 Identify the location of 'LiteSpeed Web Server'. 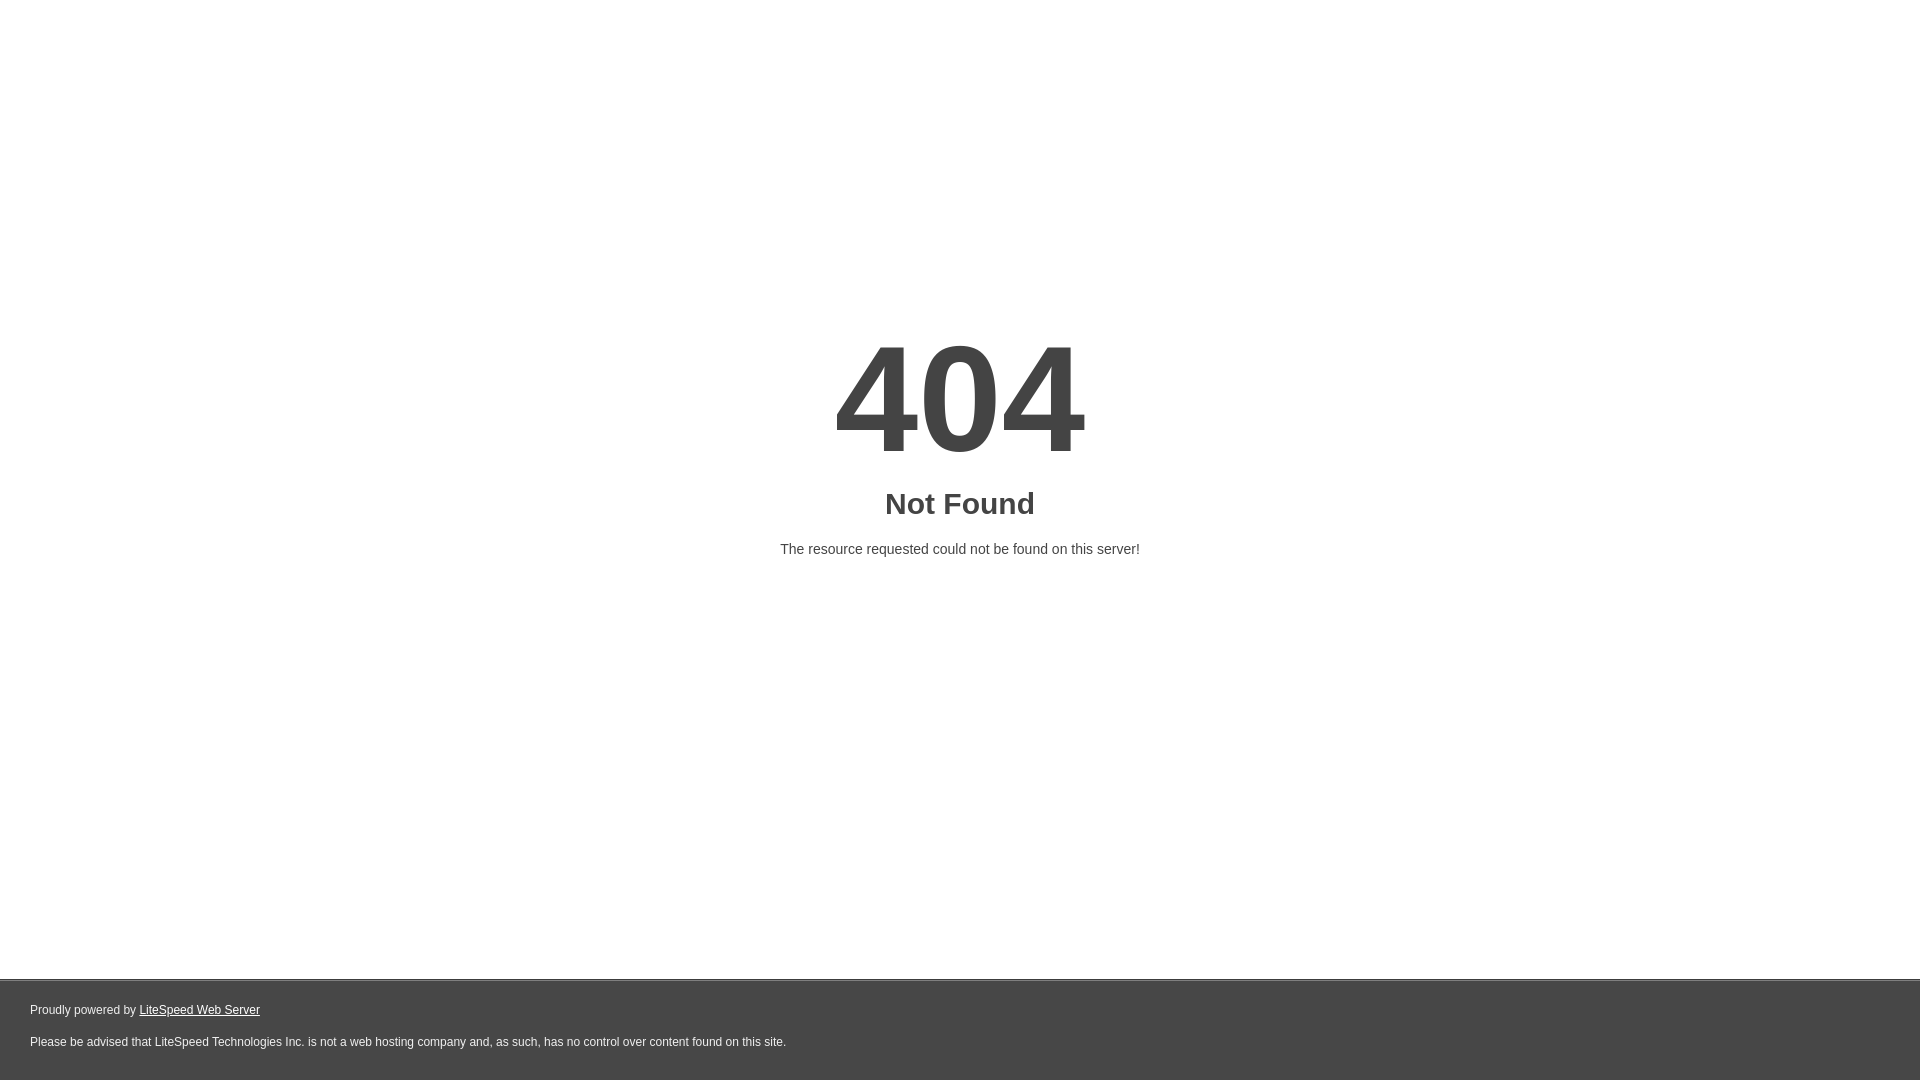
(199, 1010).